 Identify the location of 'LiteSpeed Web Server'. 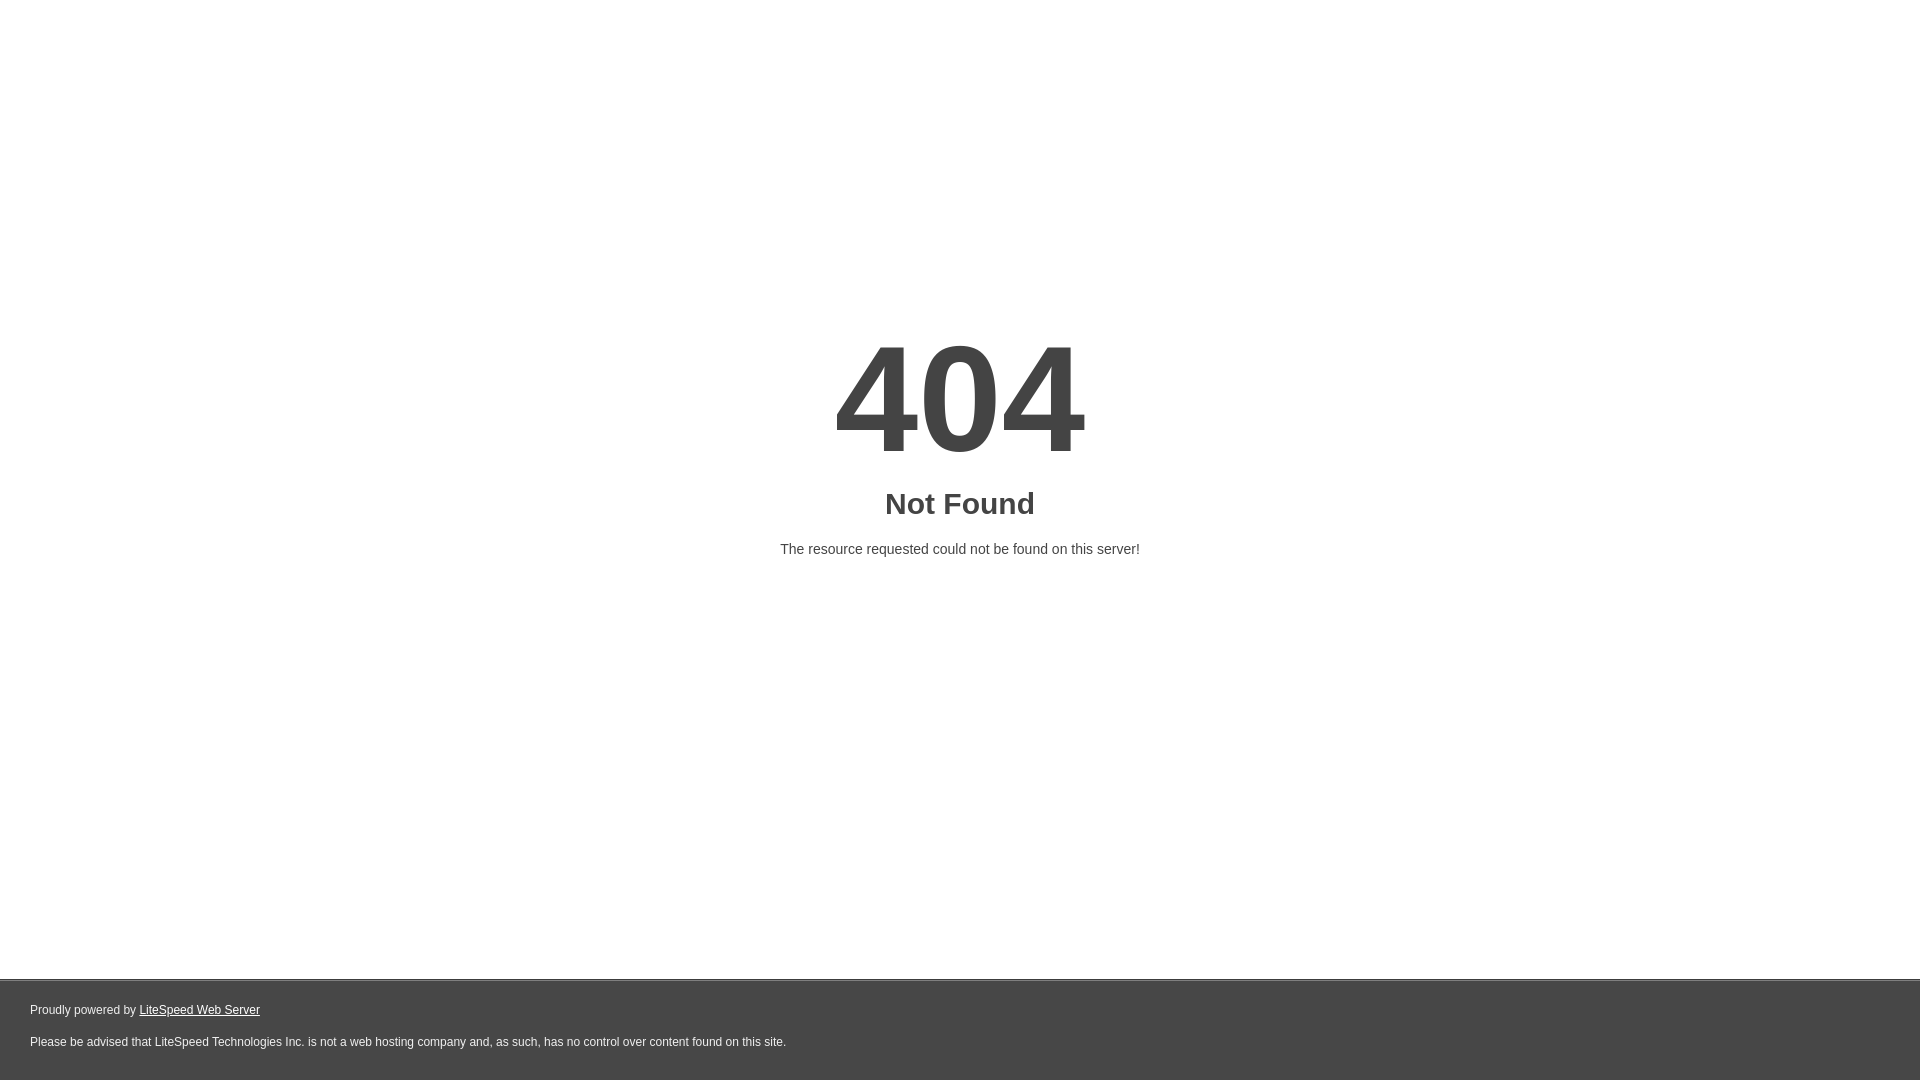
(199, 1010).